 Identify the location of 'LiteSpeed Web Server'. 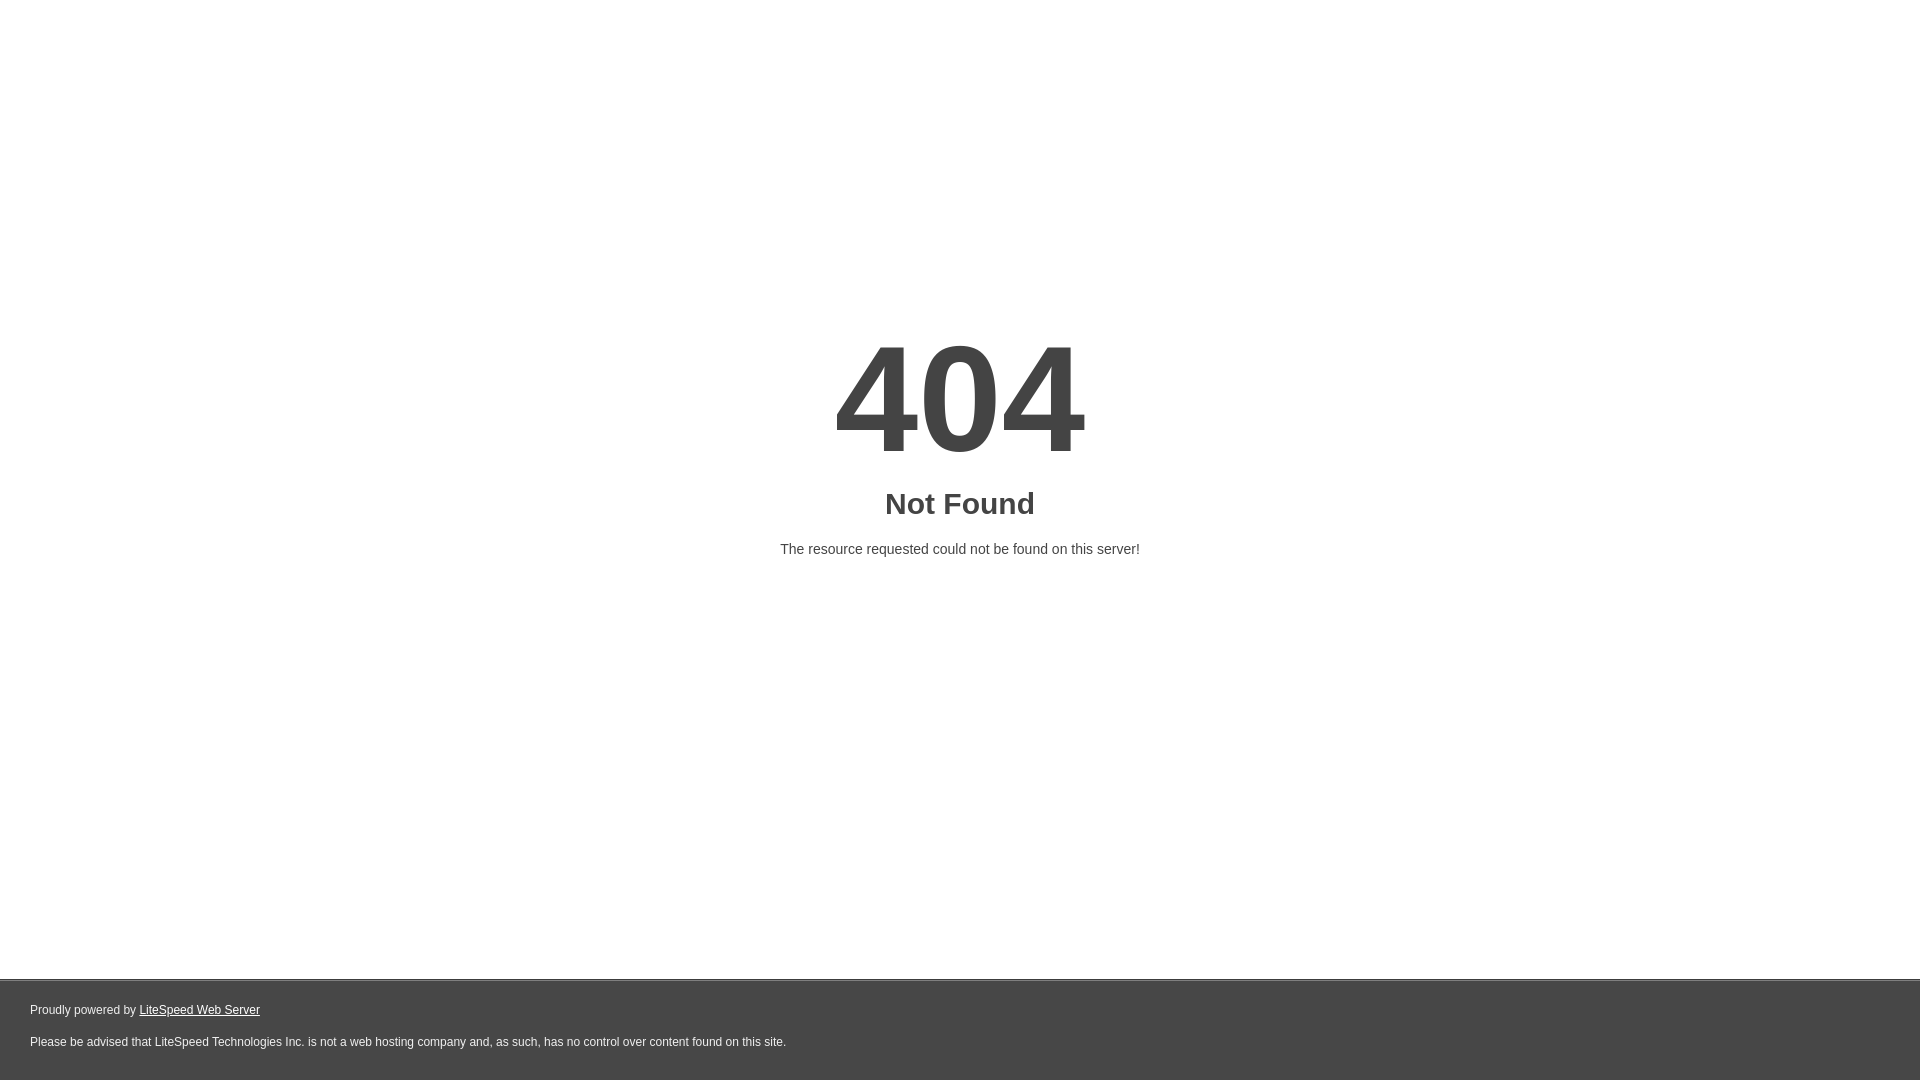
(199, 1010).